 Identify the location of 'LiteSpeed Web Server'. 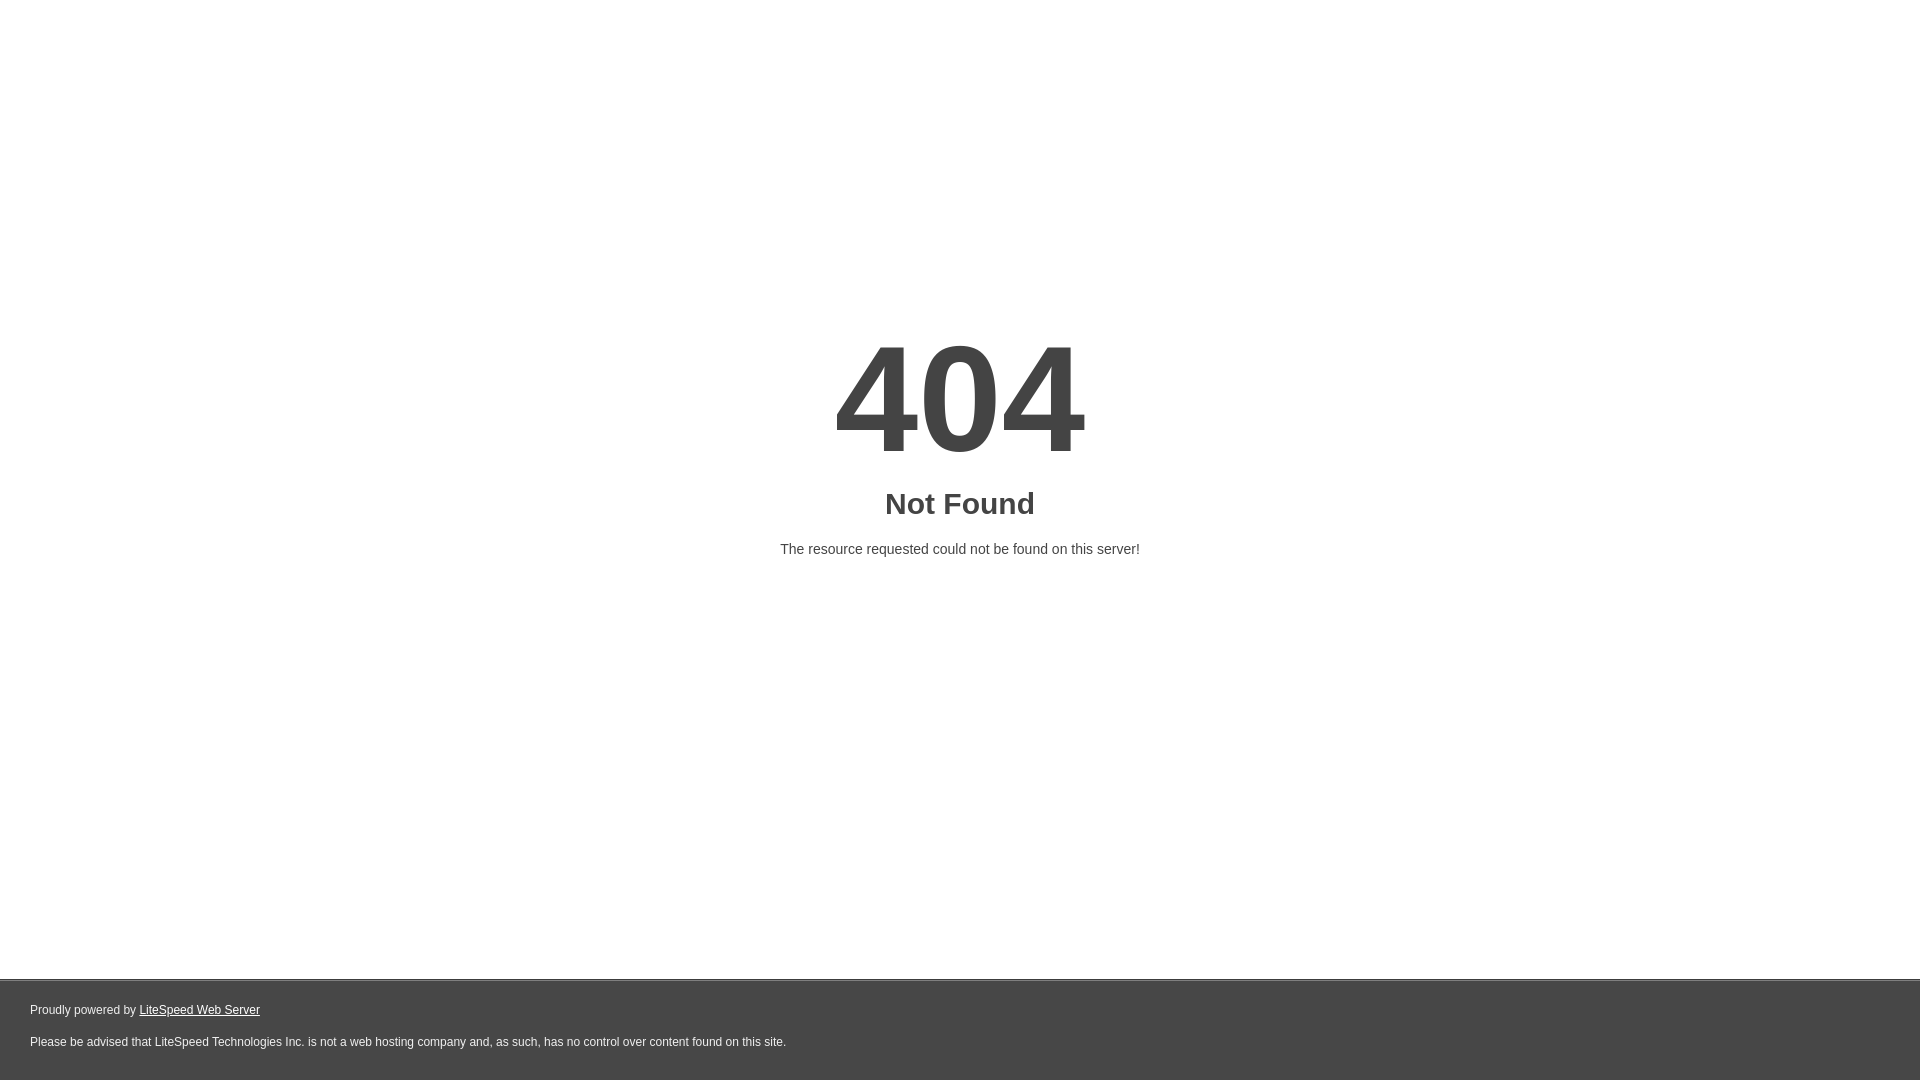
(199, 1010).